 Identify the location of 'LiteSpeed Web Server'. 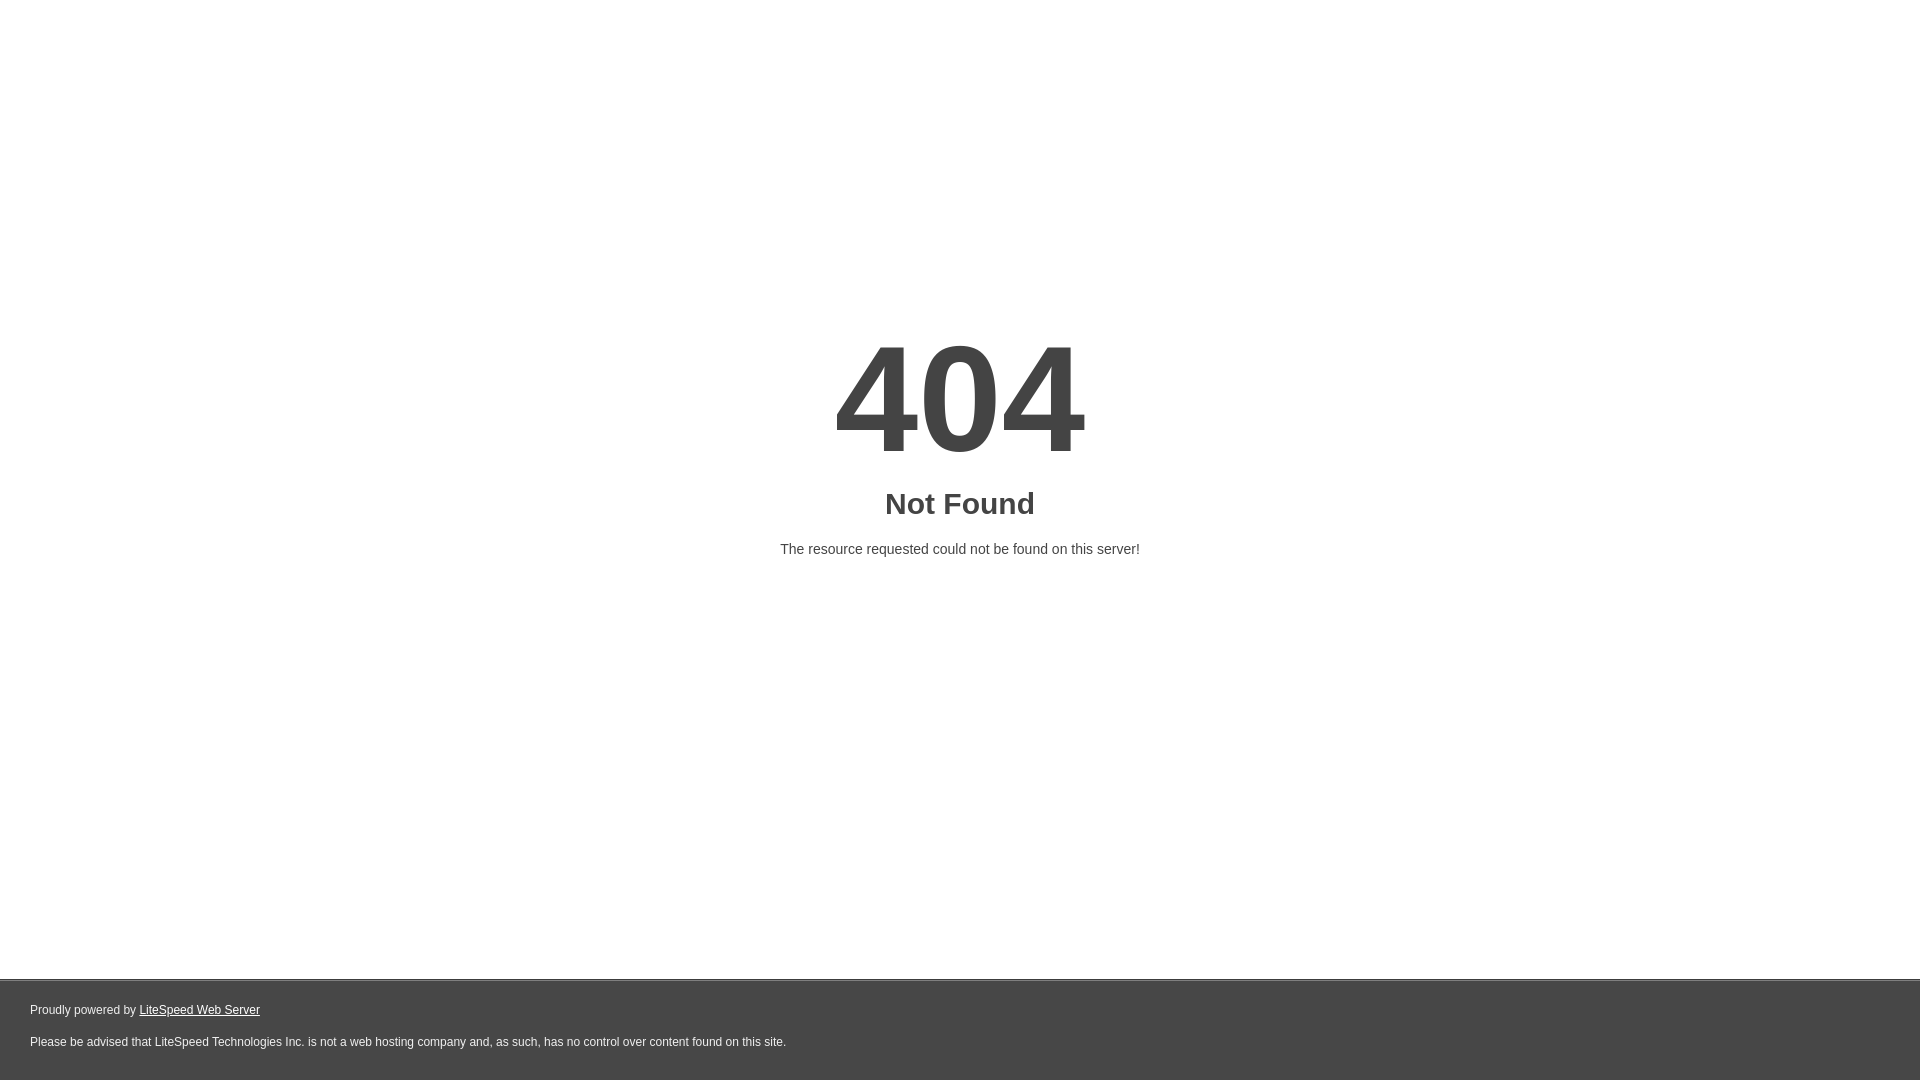
(199, 1010).